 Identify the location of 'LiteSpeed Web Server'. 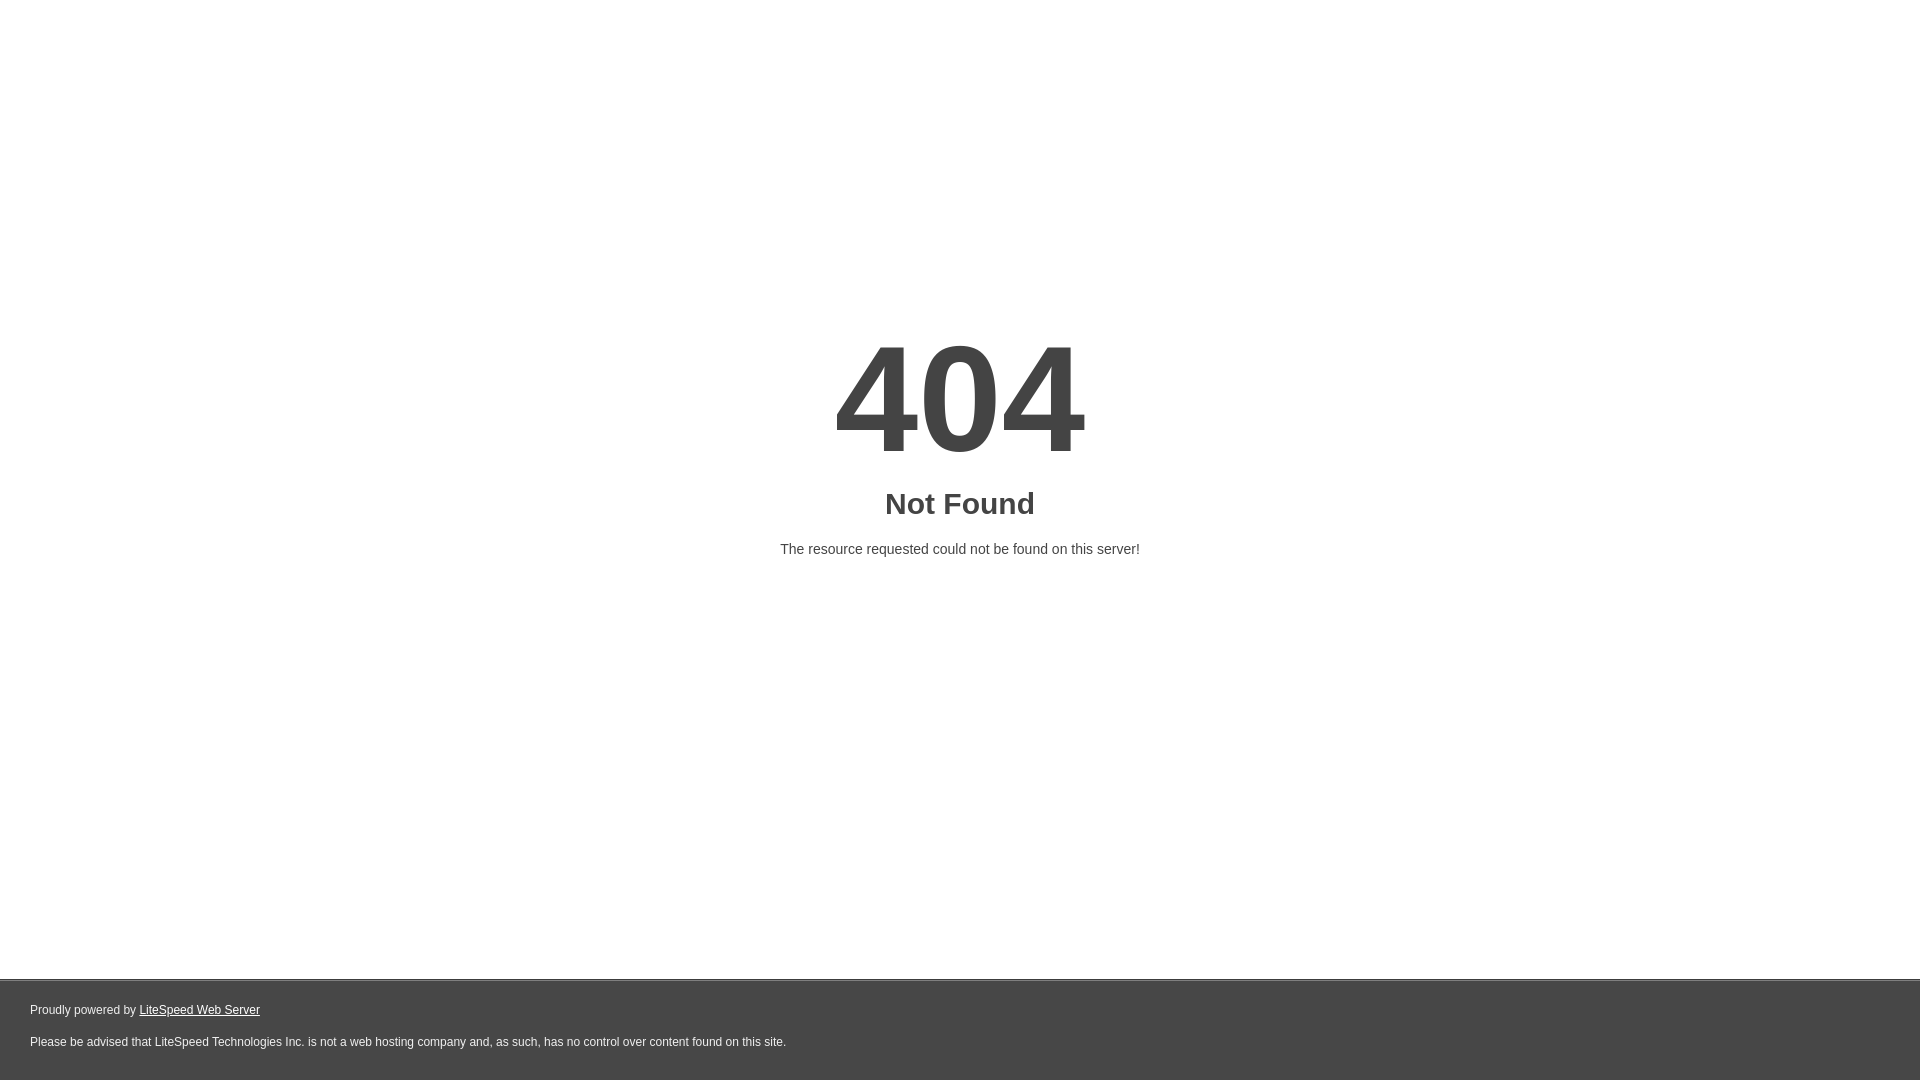
(199, 1010).